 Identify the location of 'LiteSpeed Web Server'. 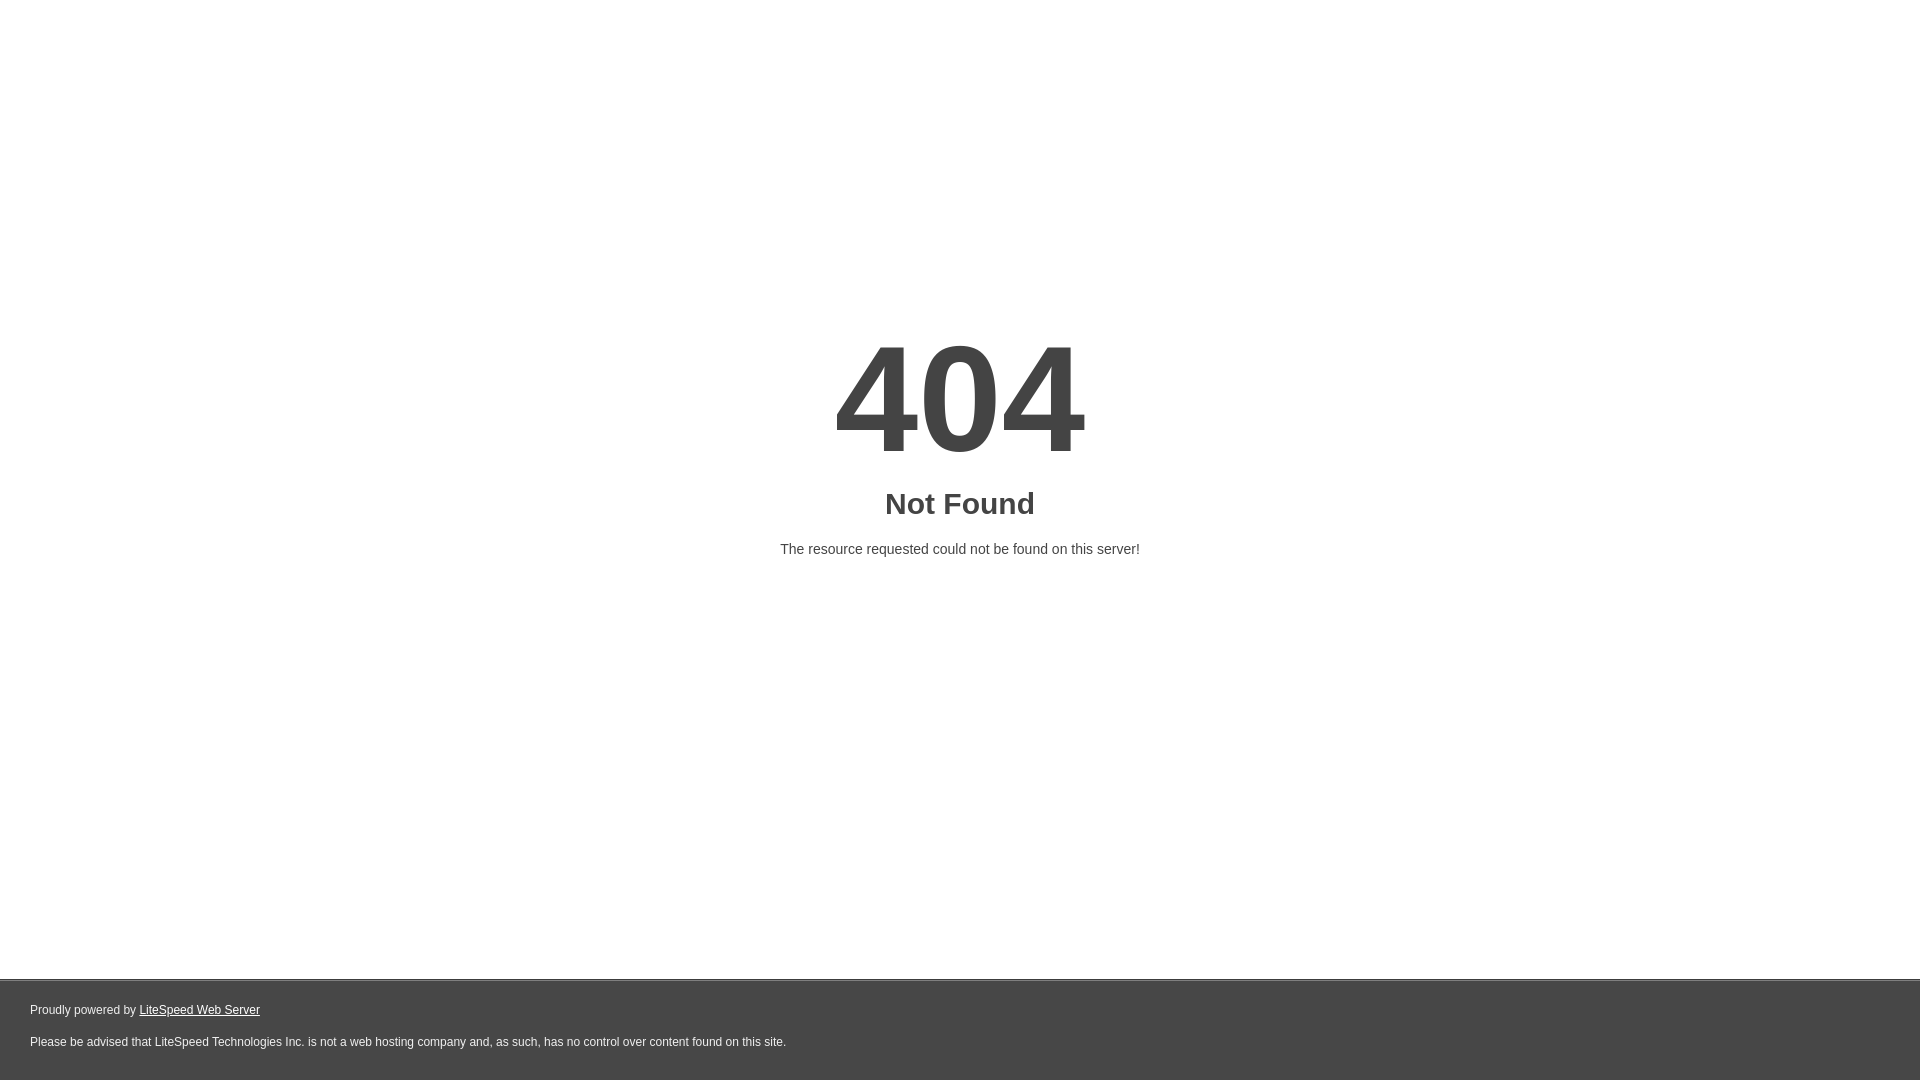
(199, 1010).